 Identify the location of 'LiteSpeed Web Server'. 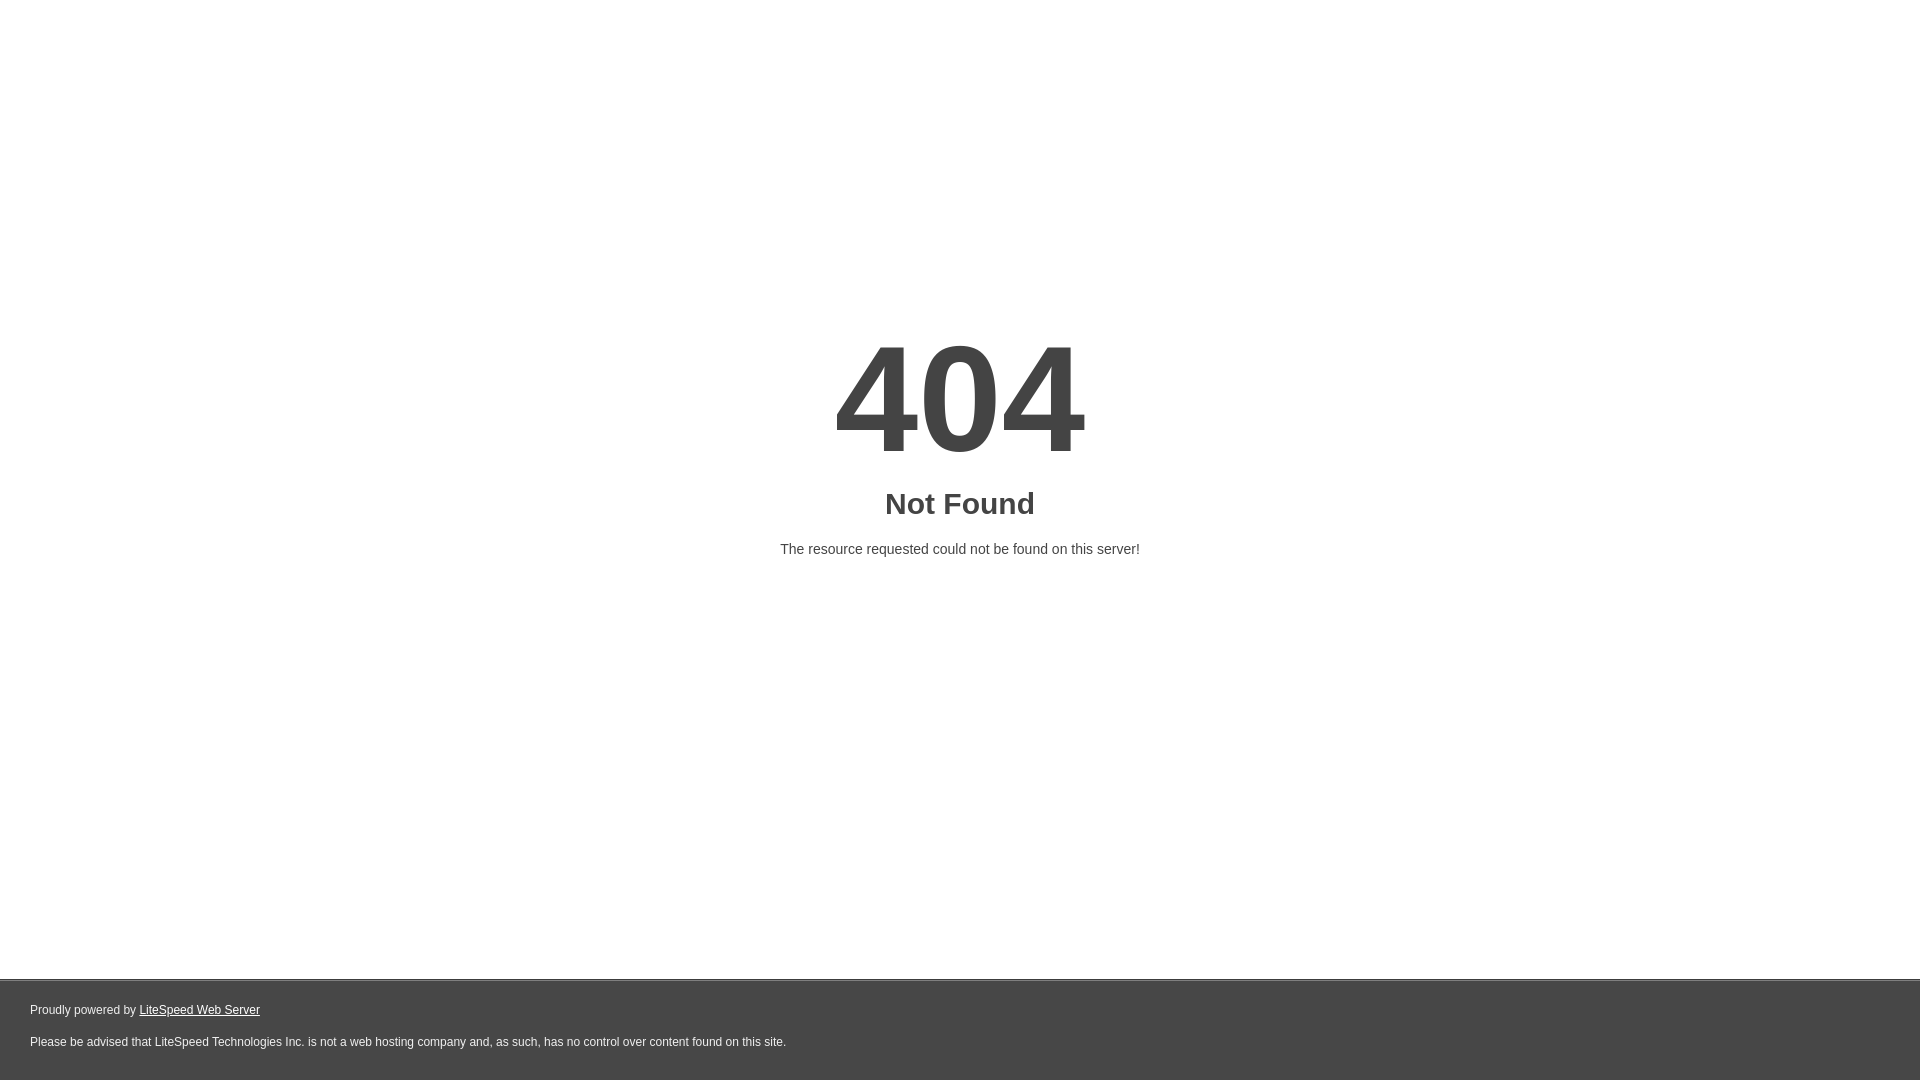
(199, 1010).